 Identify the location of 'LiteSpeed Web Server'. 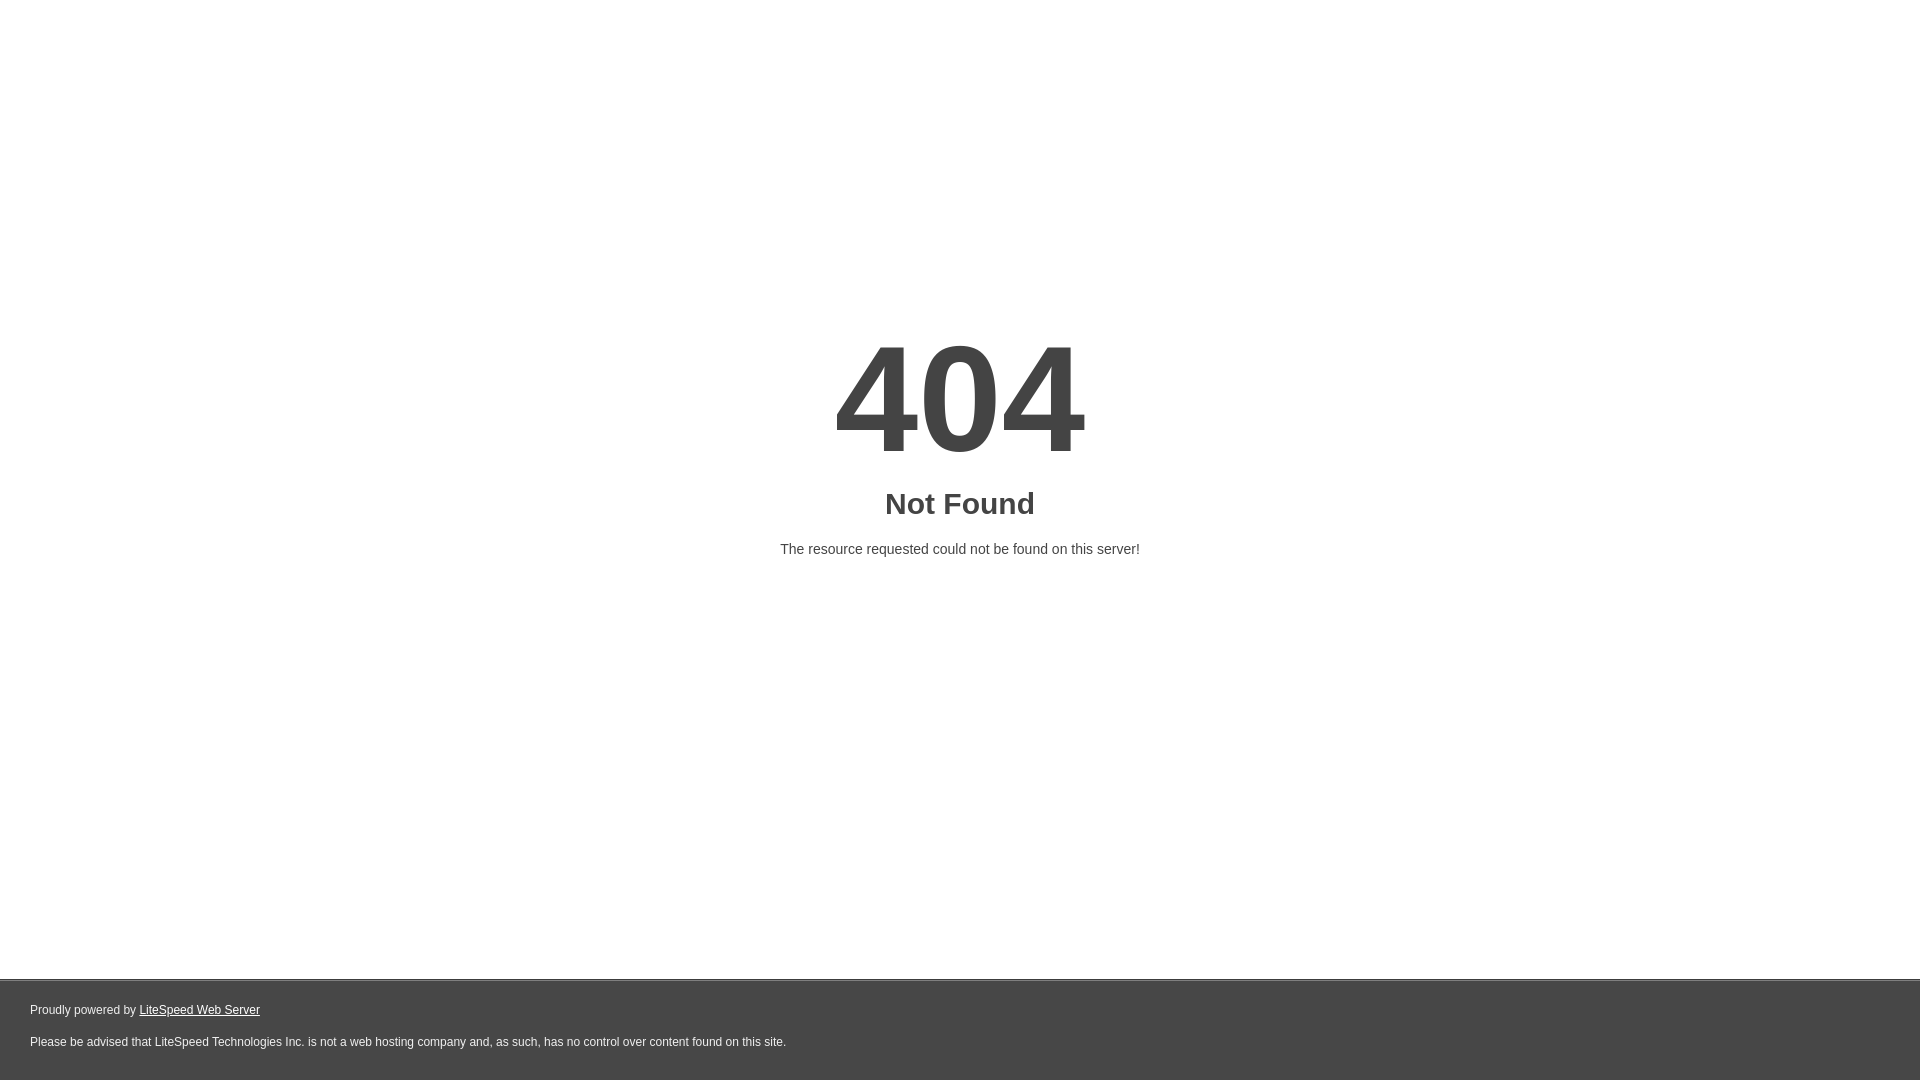
(199, 1010).